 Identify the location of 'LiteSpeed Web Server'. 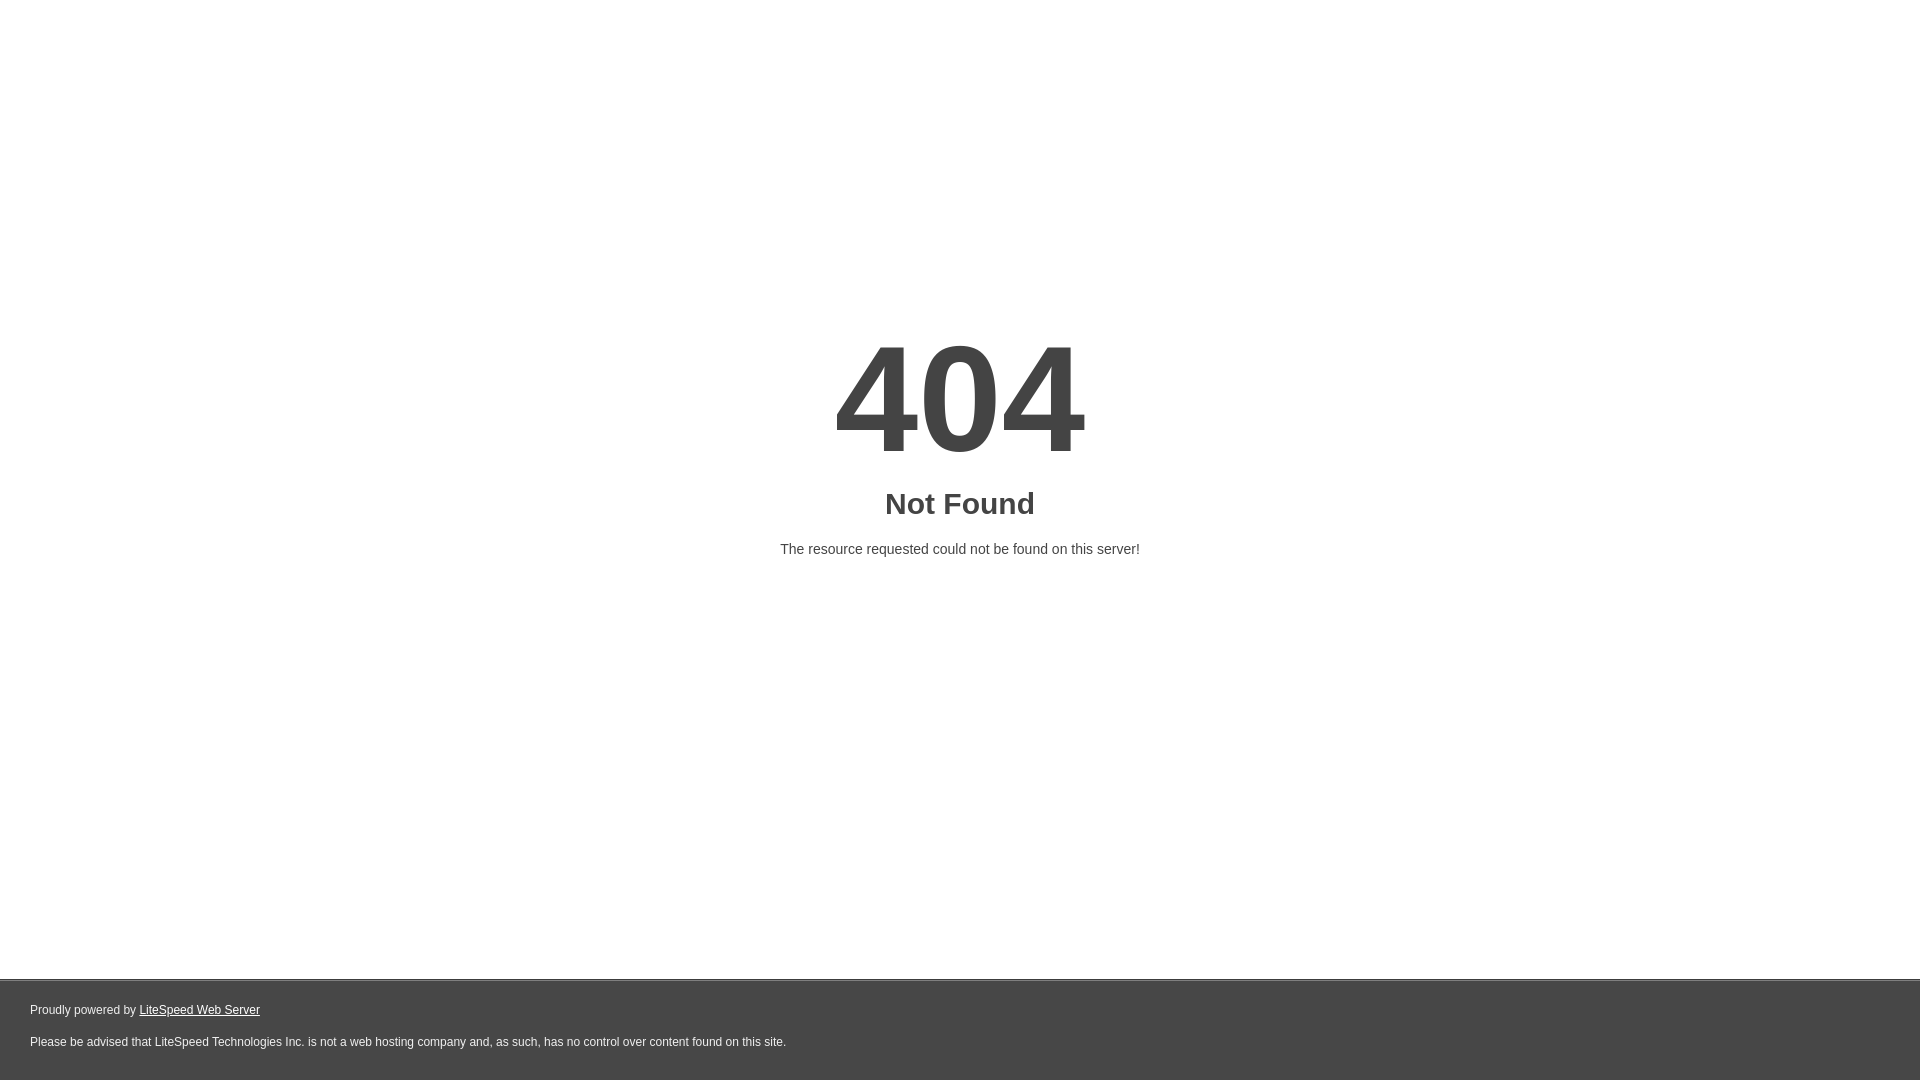
(199, 1010).